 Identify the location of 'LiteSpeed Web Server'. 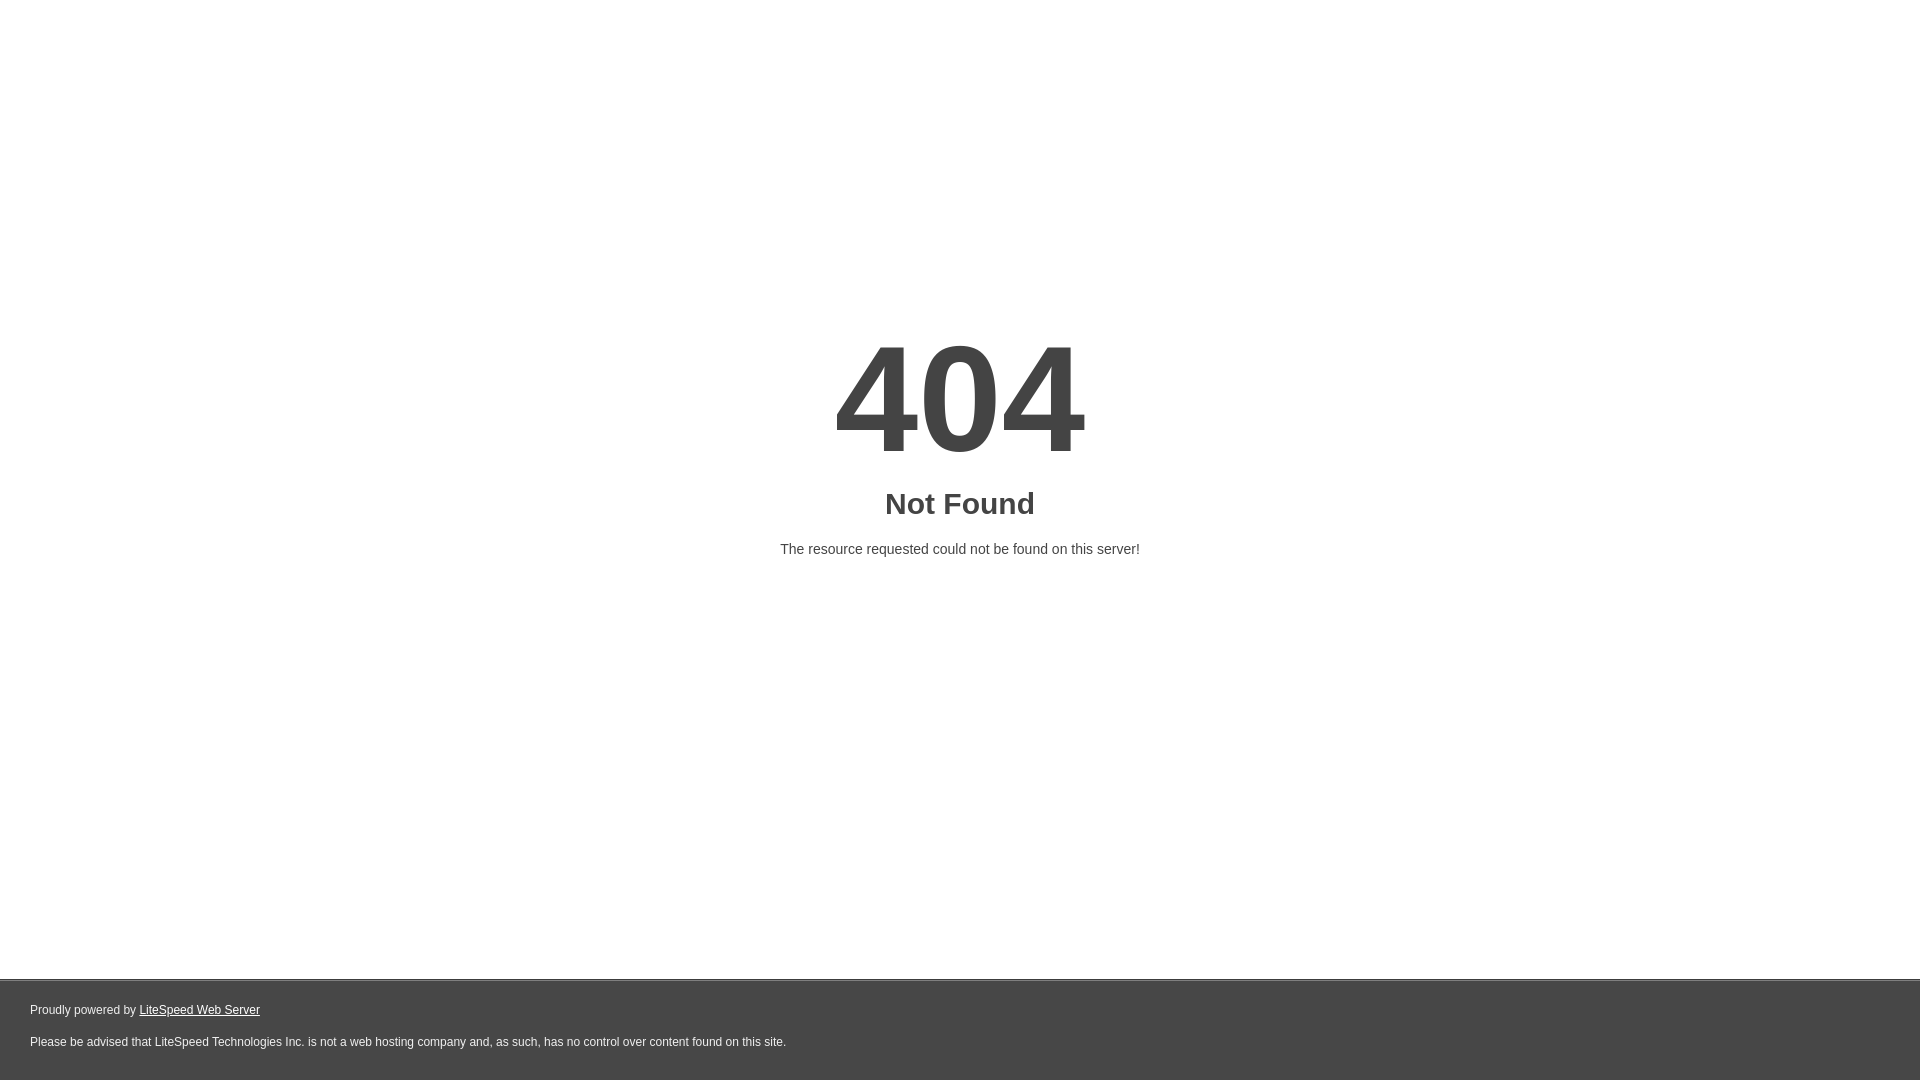
(199, 1010).